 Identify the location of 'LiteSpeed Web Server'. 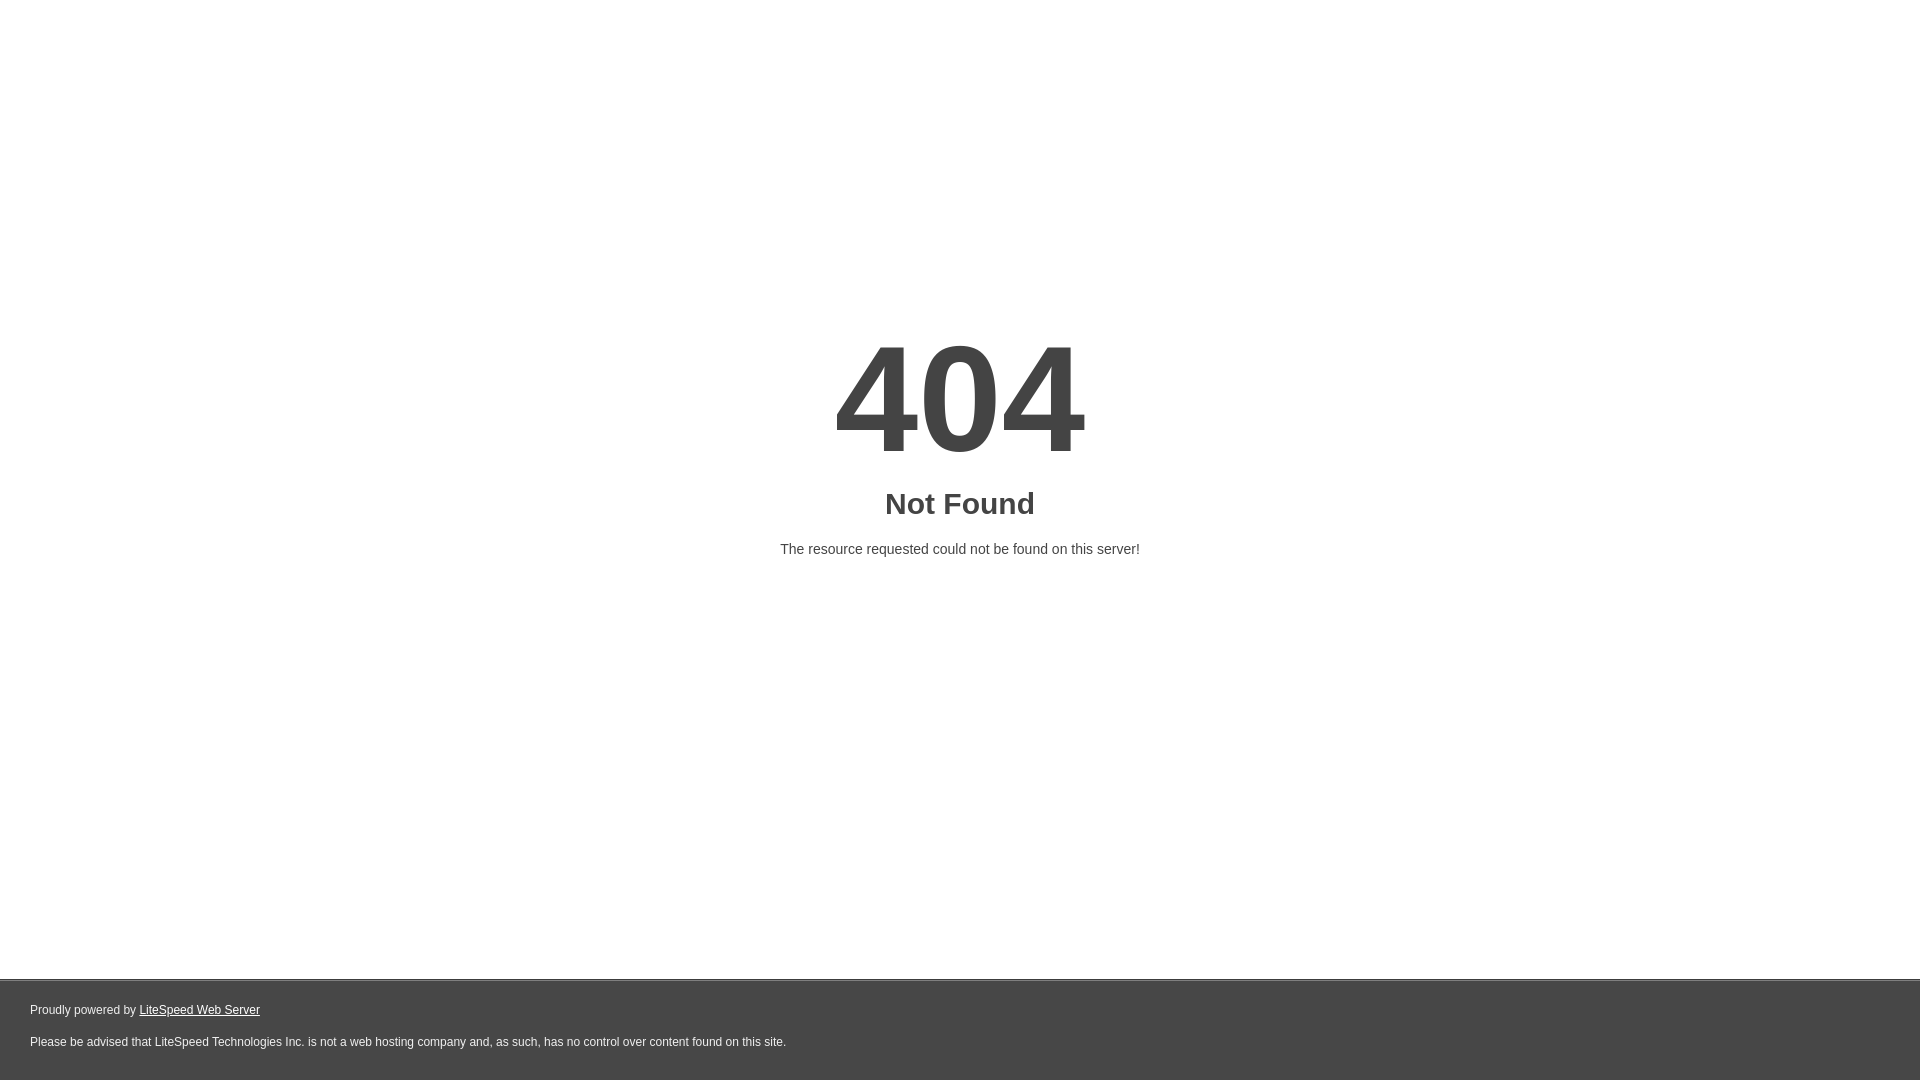
(199, 1010).